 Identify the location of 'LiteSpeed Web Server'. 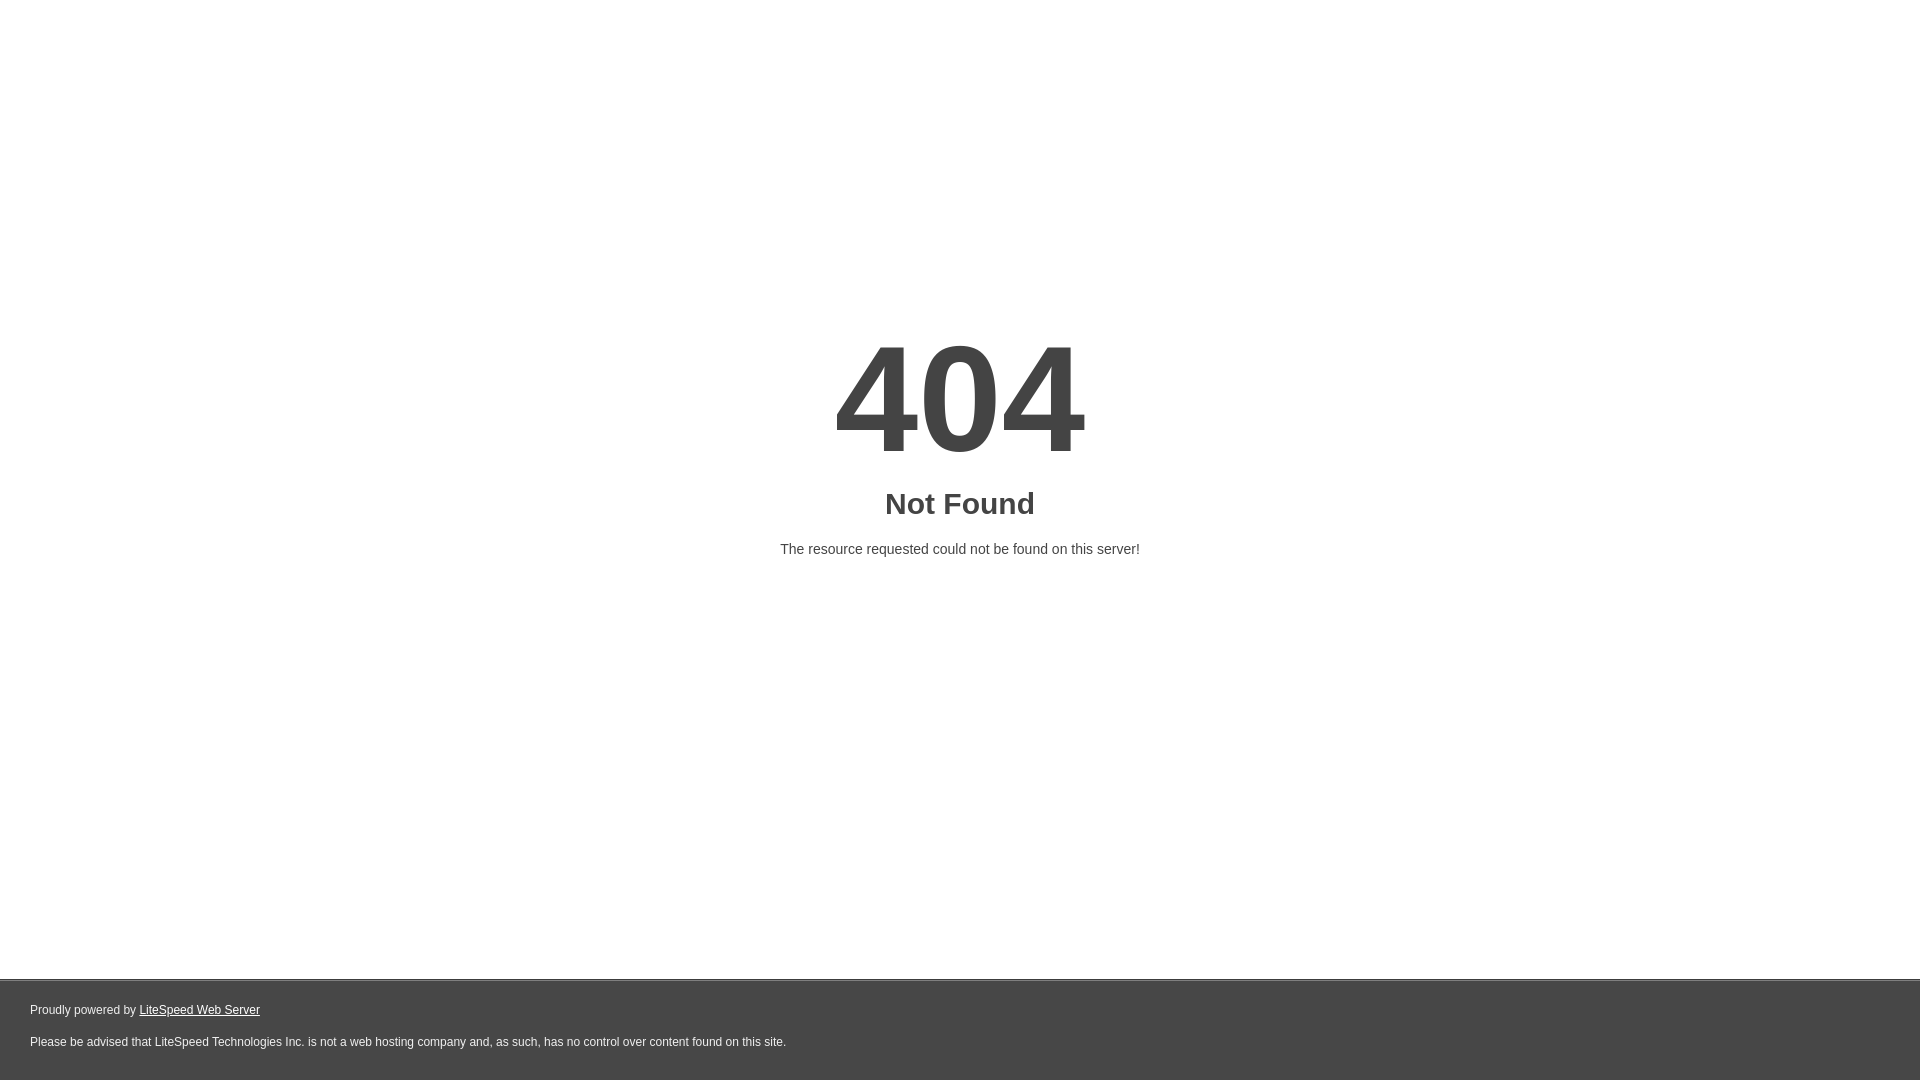
(199, 1010).